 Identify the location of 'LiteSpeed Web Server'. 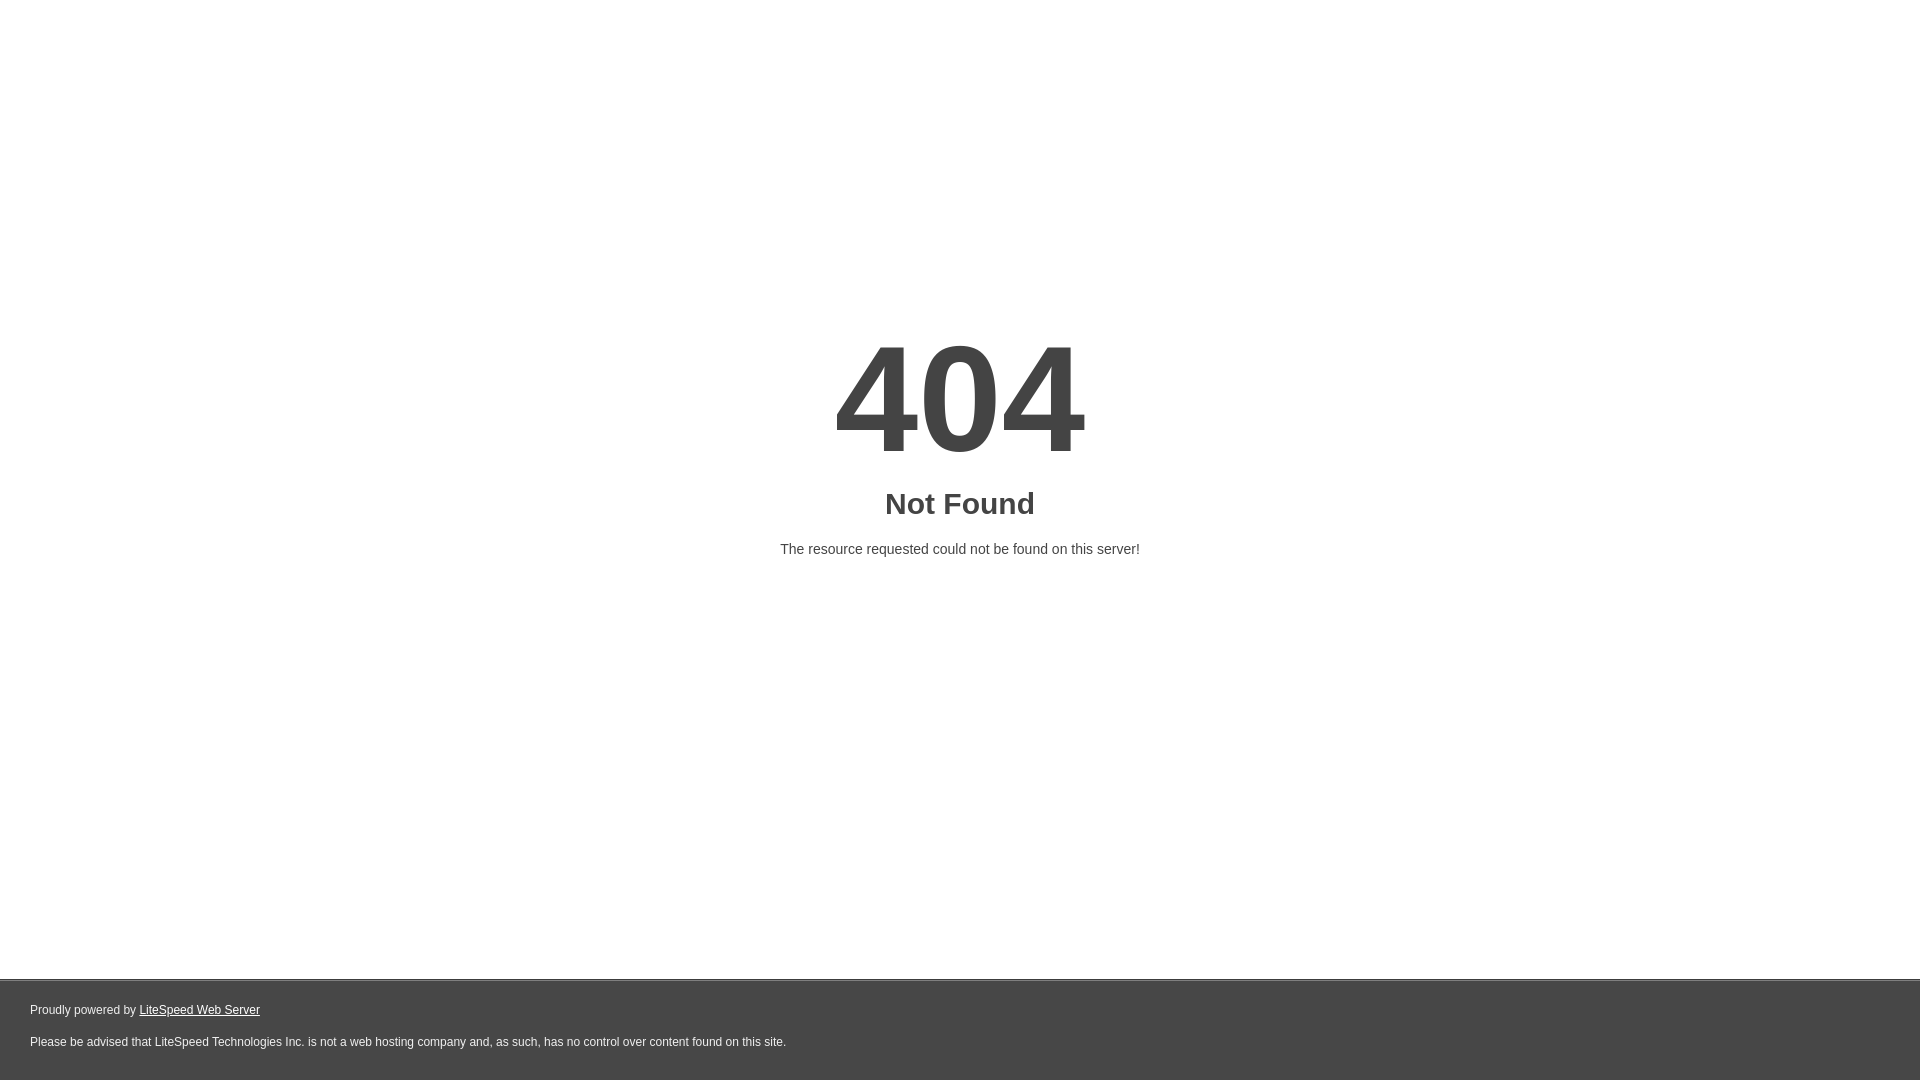
(199, 1010).